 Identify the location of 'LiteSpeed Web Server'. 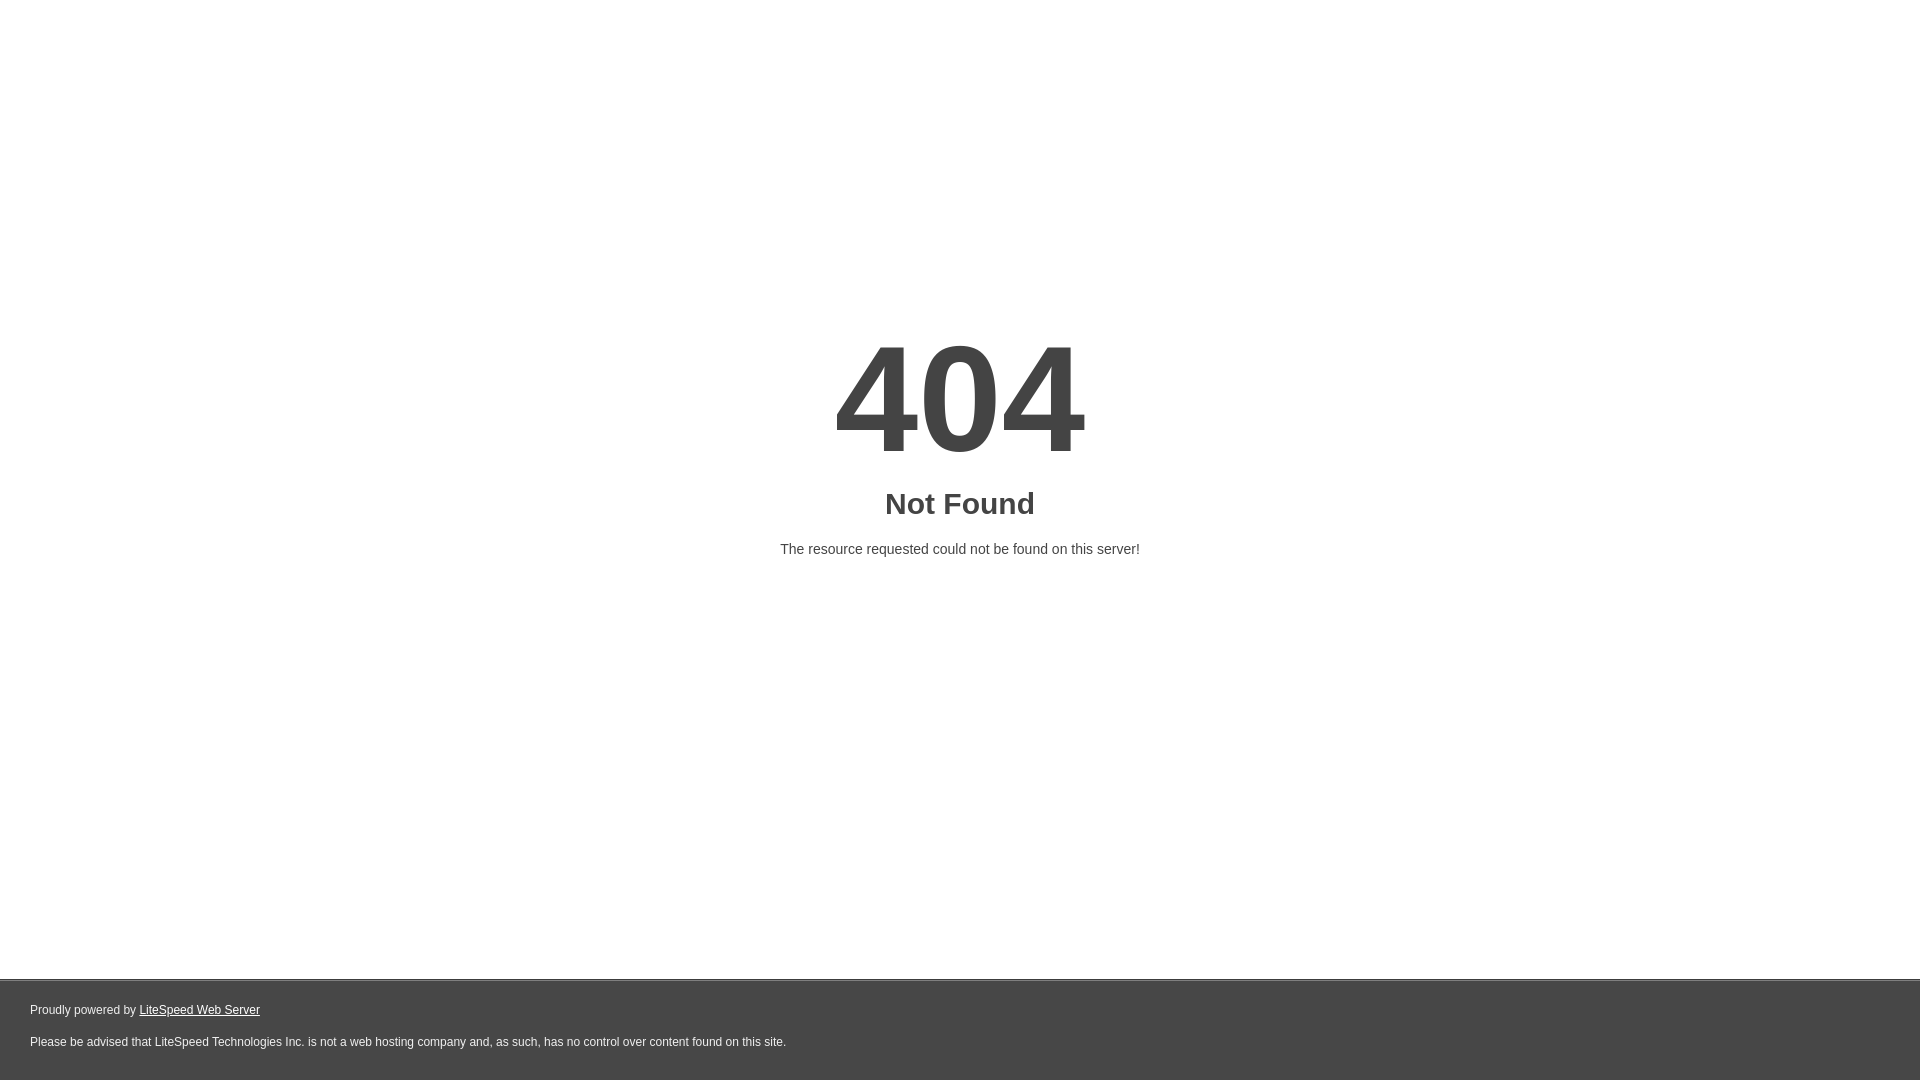
(199, 1010).